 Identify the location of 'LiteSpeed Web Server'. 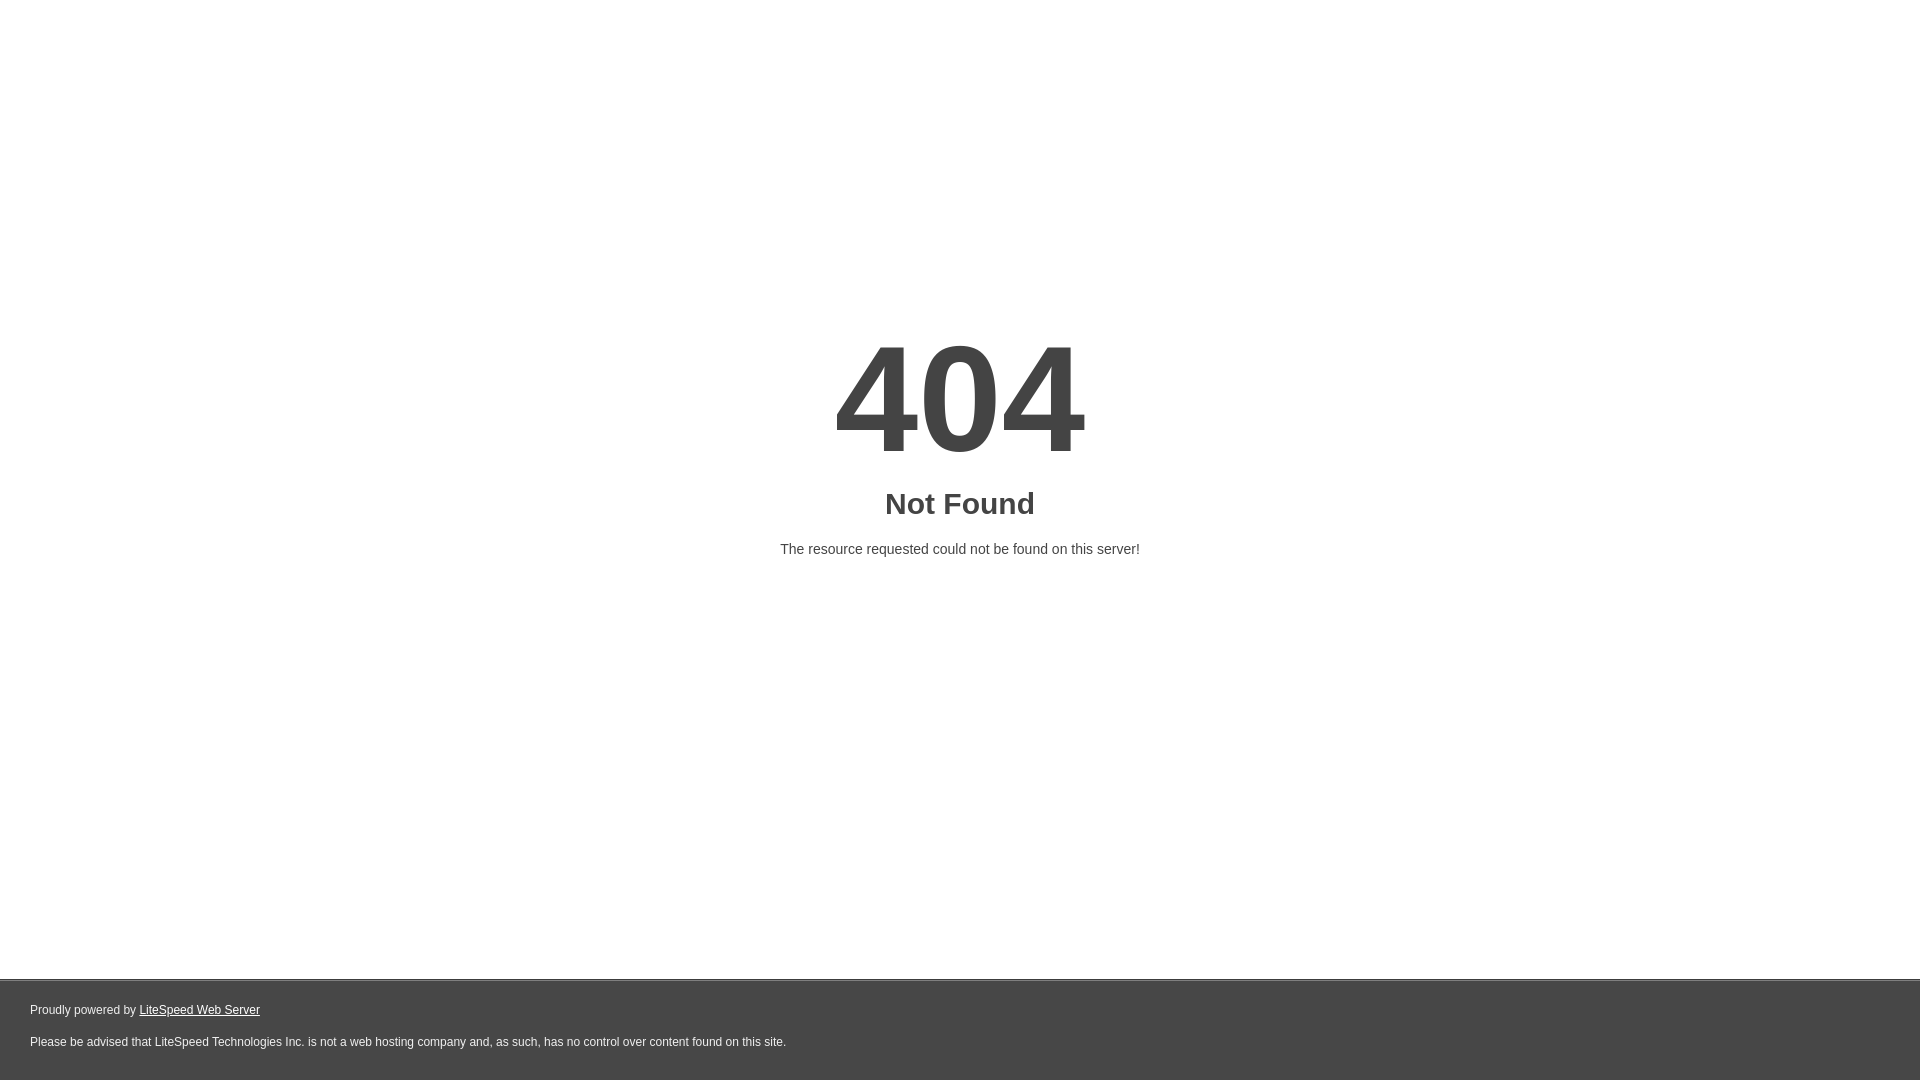
(199, 1010).